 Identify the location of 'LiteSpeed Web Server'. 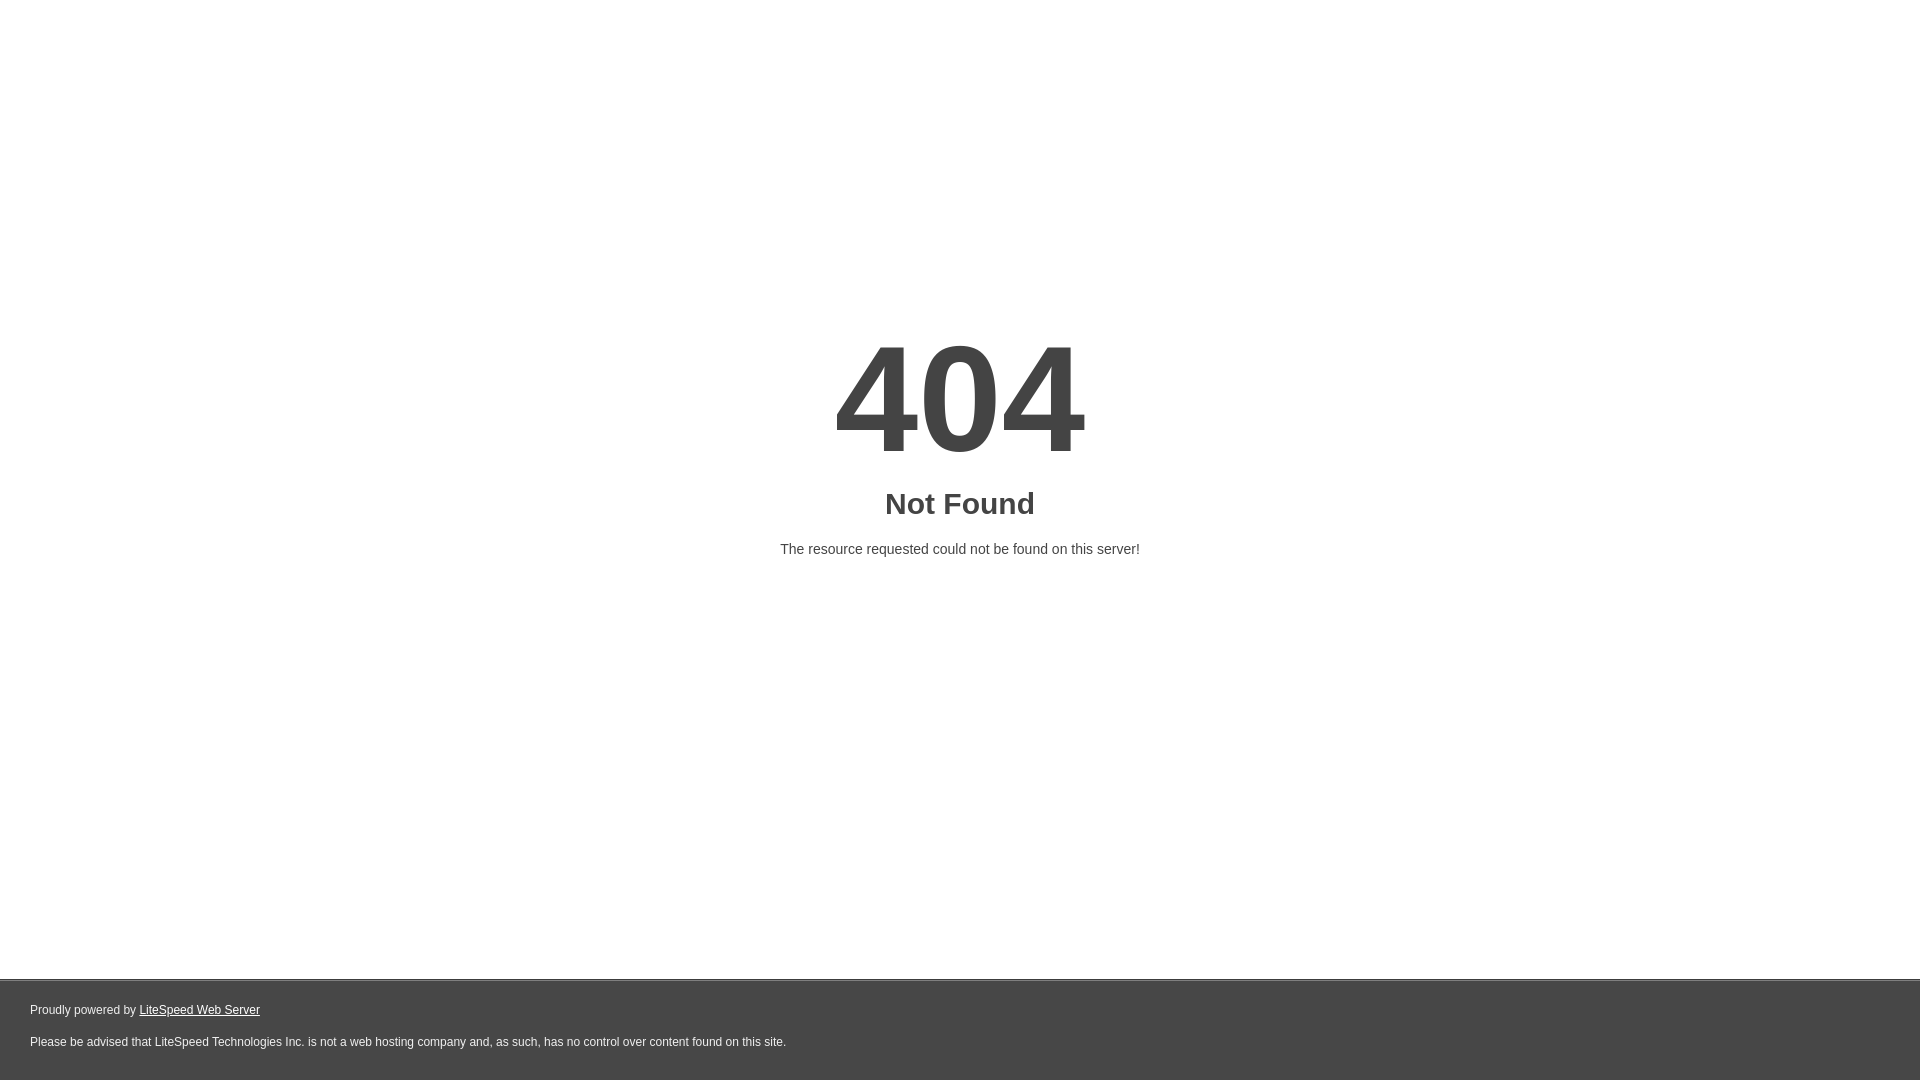
(199, 1010).